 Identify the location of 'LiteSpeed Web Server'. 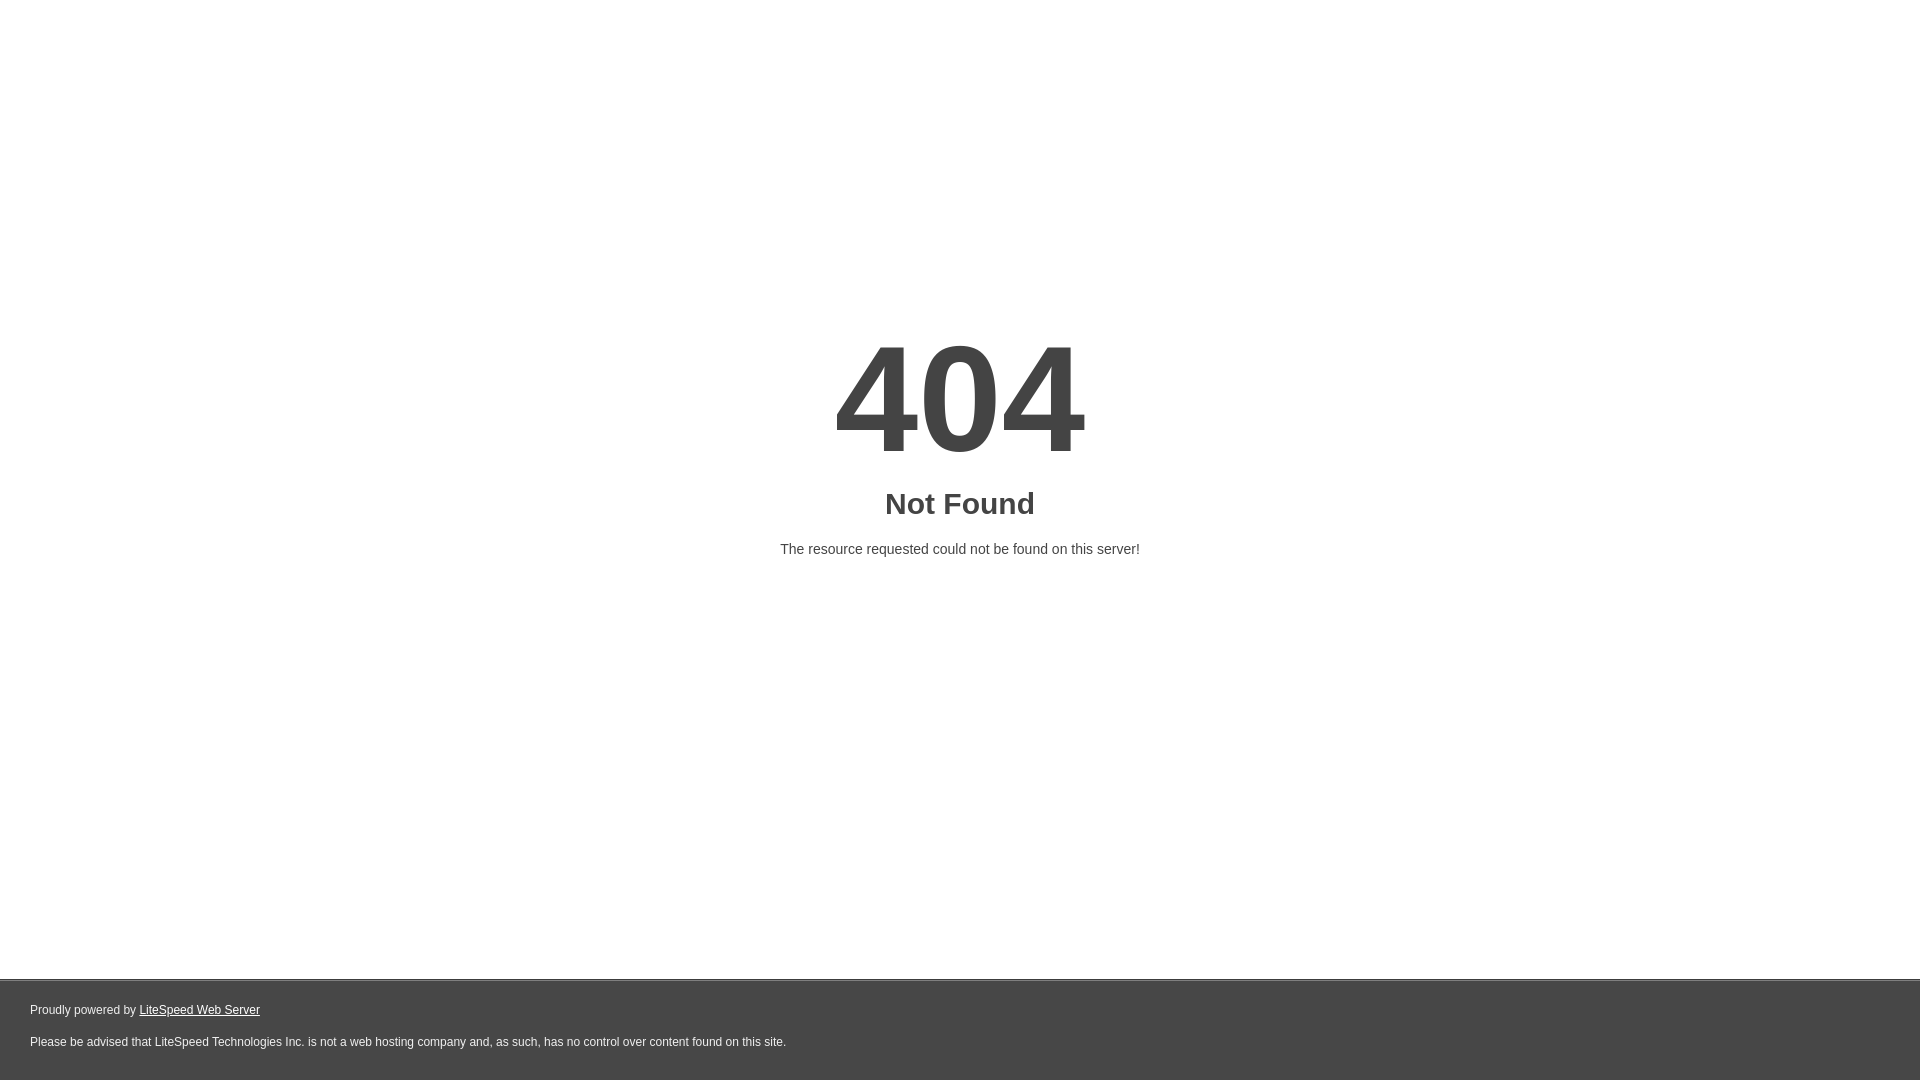
(199, 1010).